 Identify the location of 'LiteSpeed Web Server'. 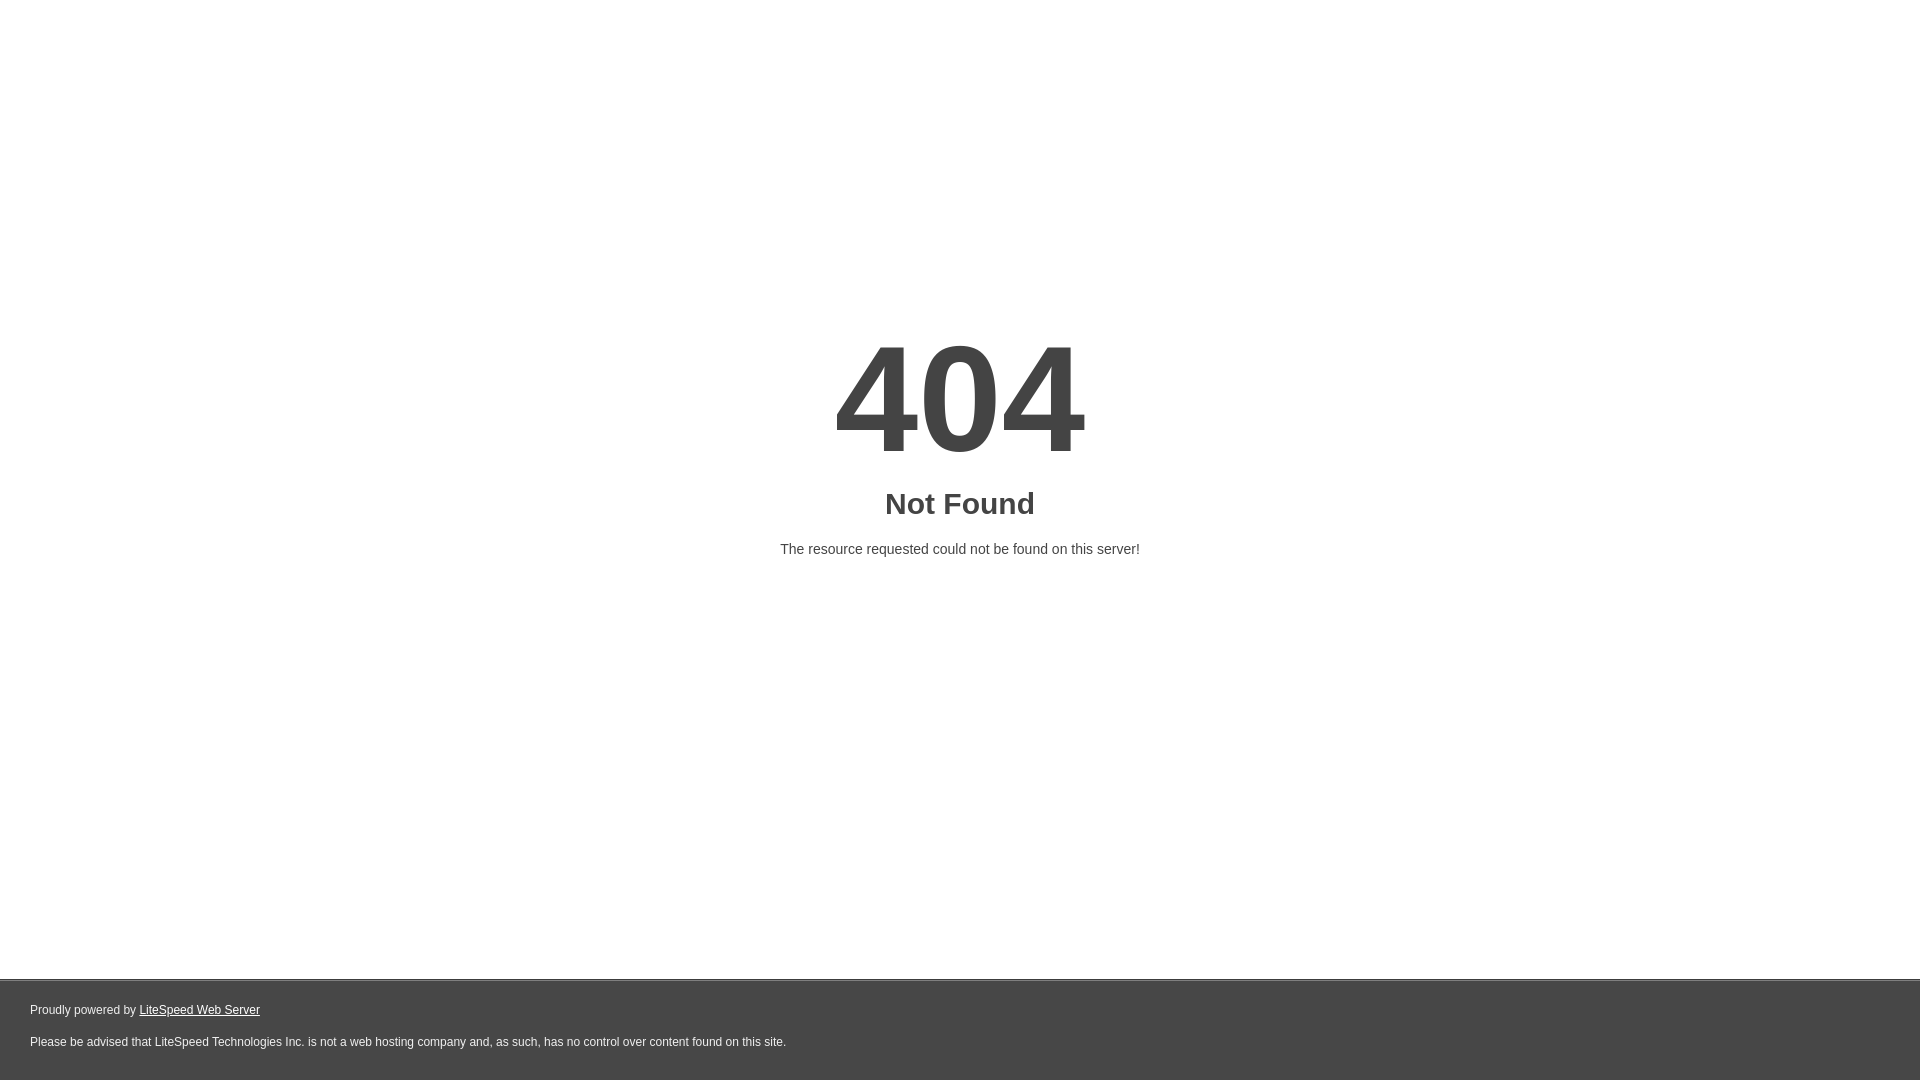
(199, 1010).